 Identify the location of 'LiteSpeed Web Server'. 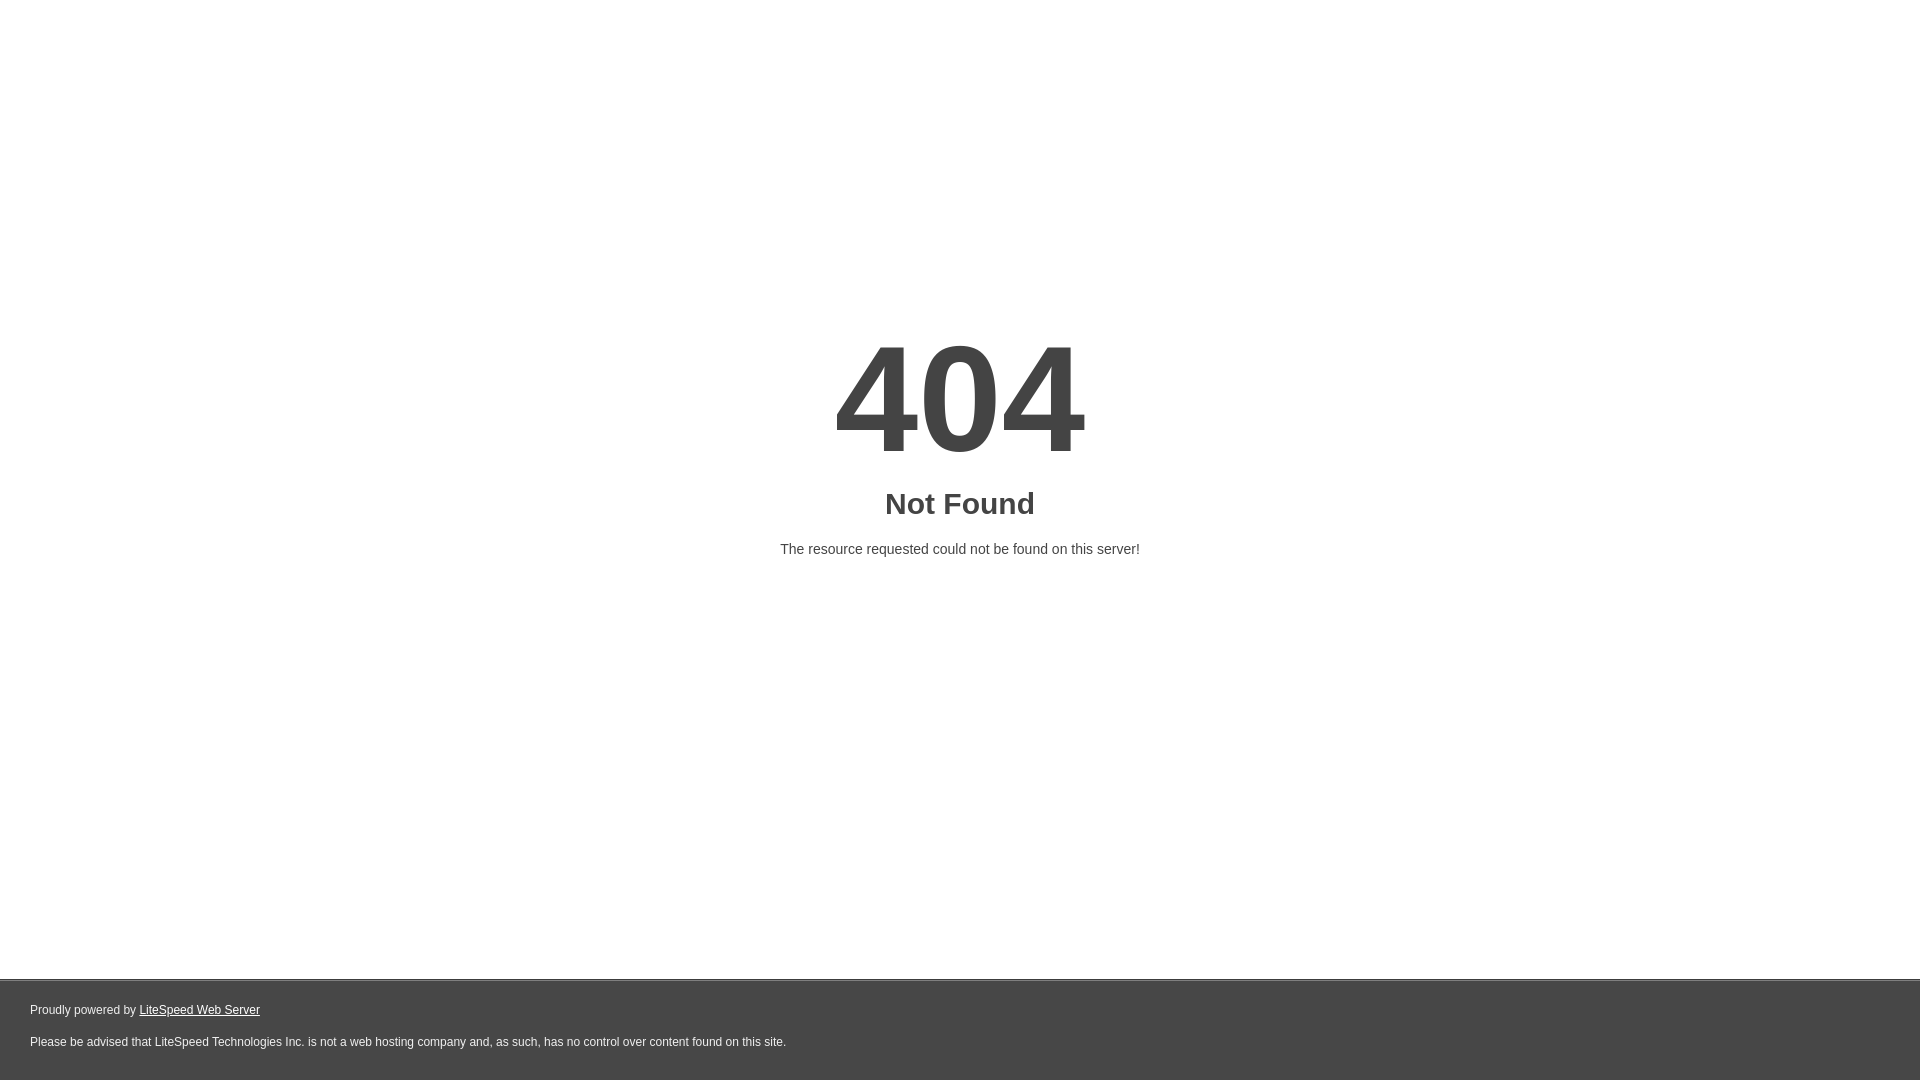
(199, 1010).